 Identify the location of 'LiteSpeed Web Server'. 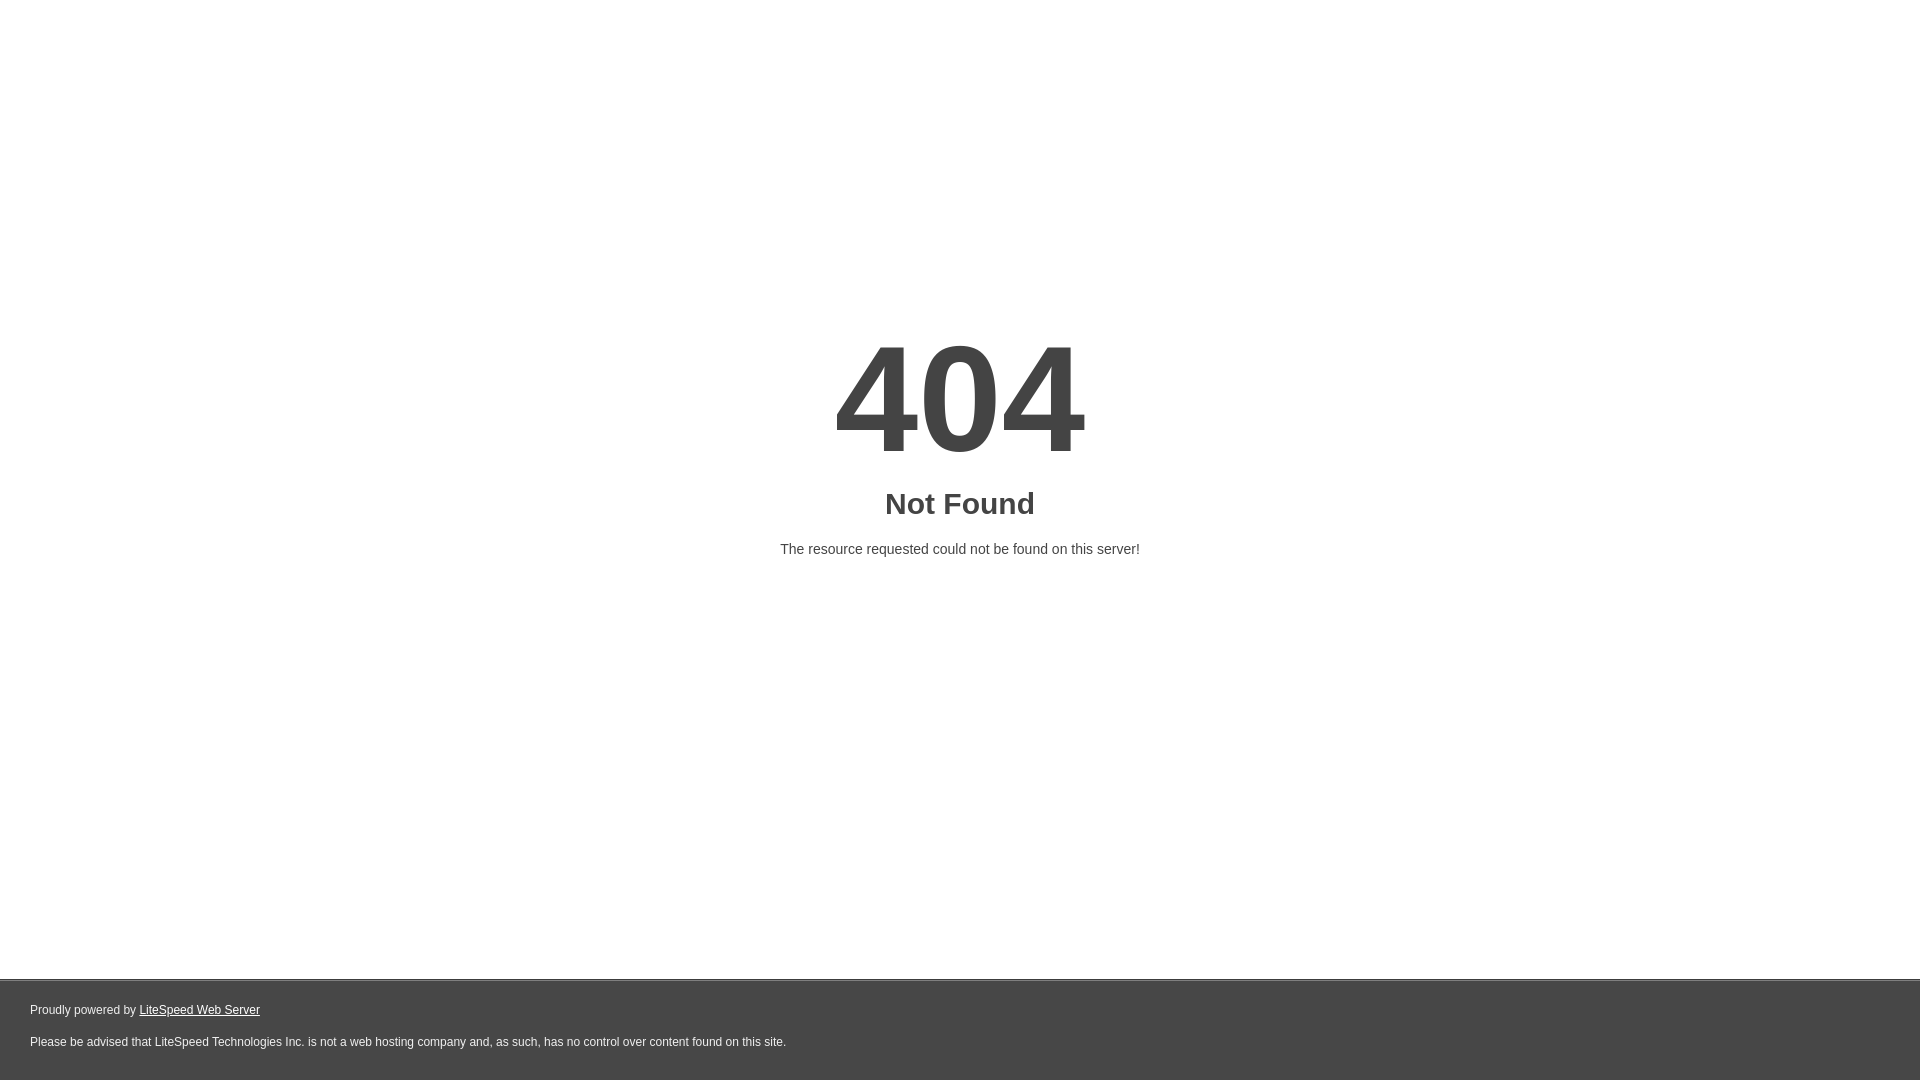
(199, 1010).